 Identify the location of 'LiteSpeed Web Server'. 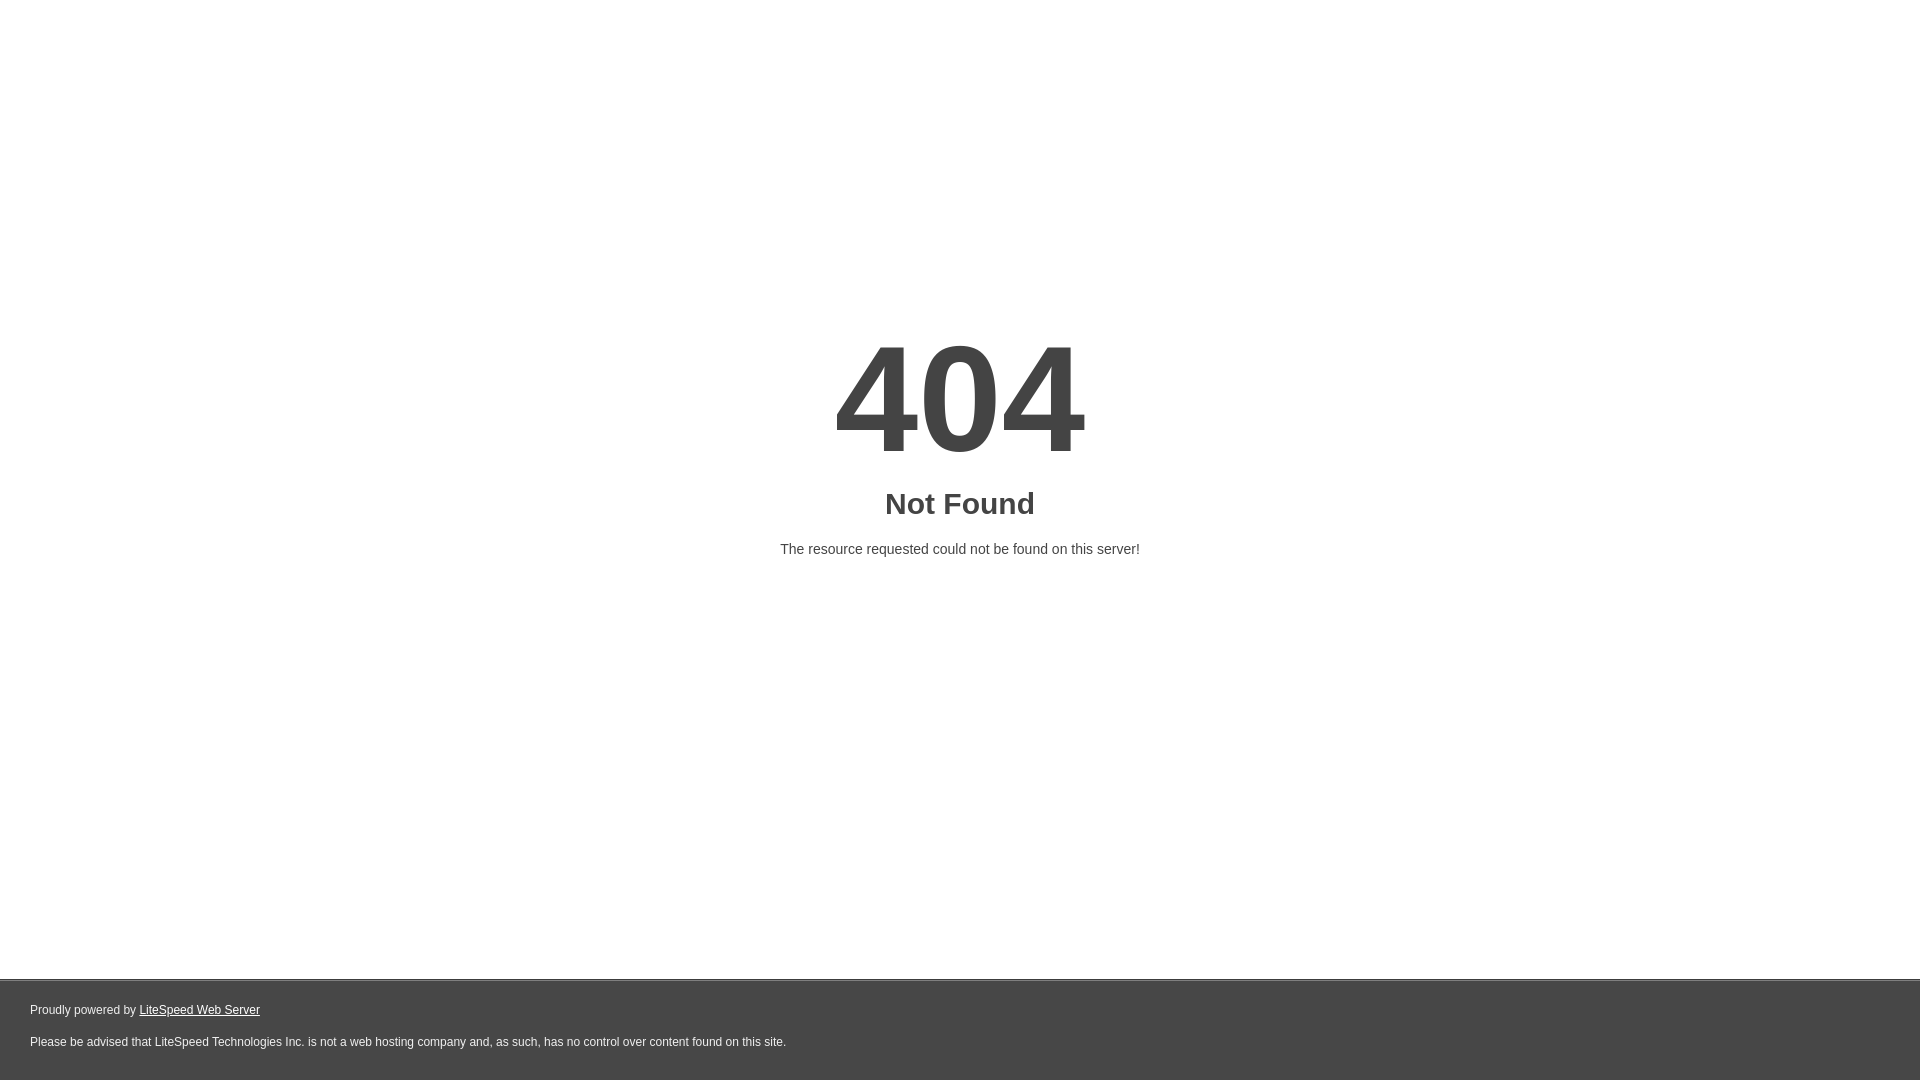
(199, 1010).